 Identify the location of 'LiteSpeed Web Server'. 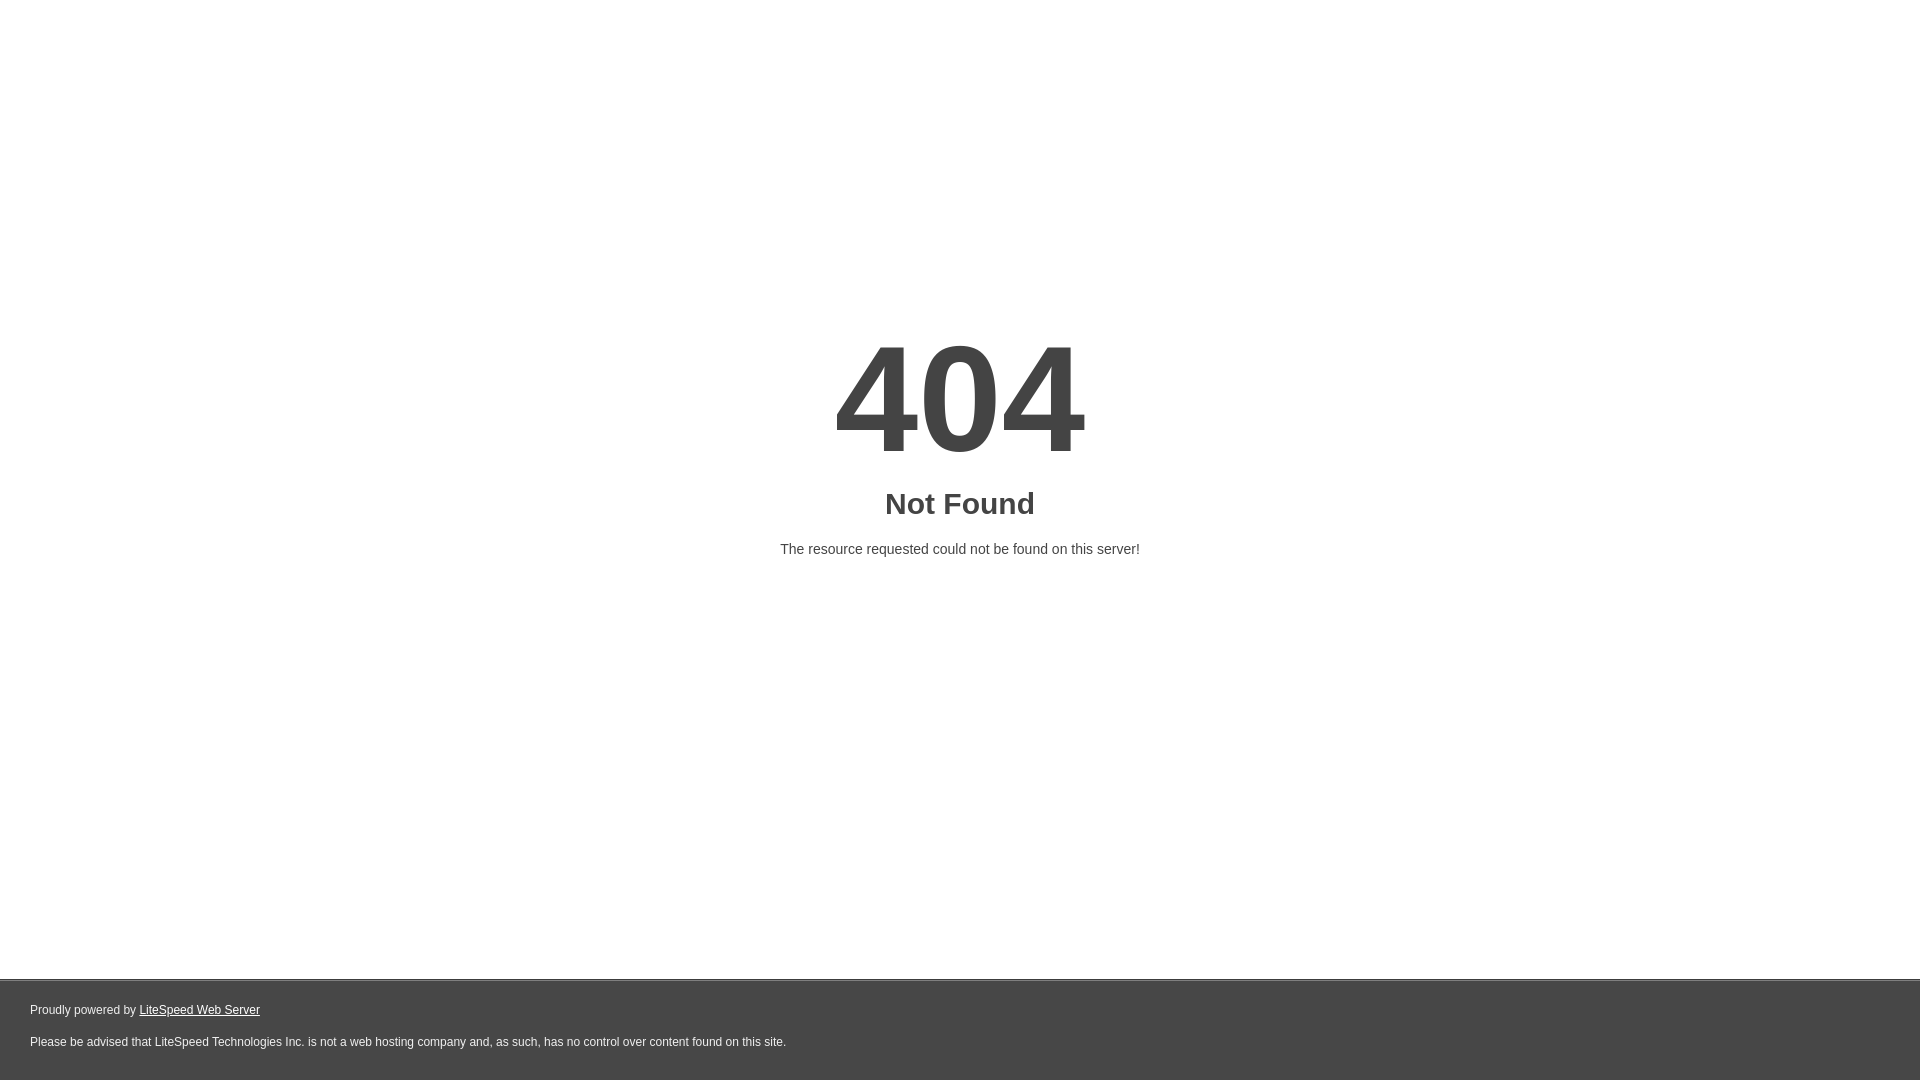
(199, 1010).